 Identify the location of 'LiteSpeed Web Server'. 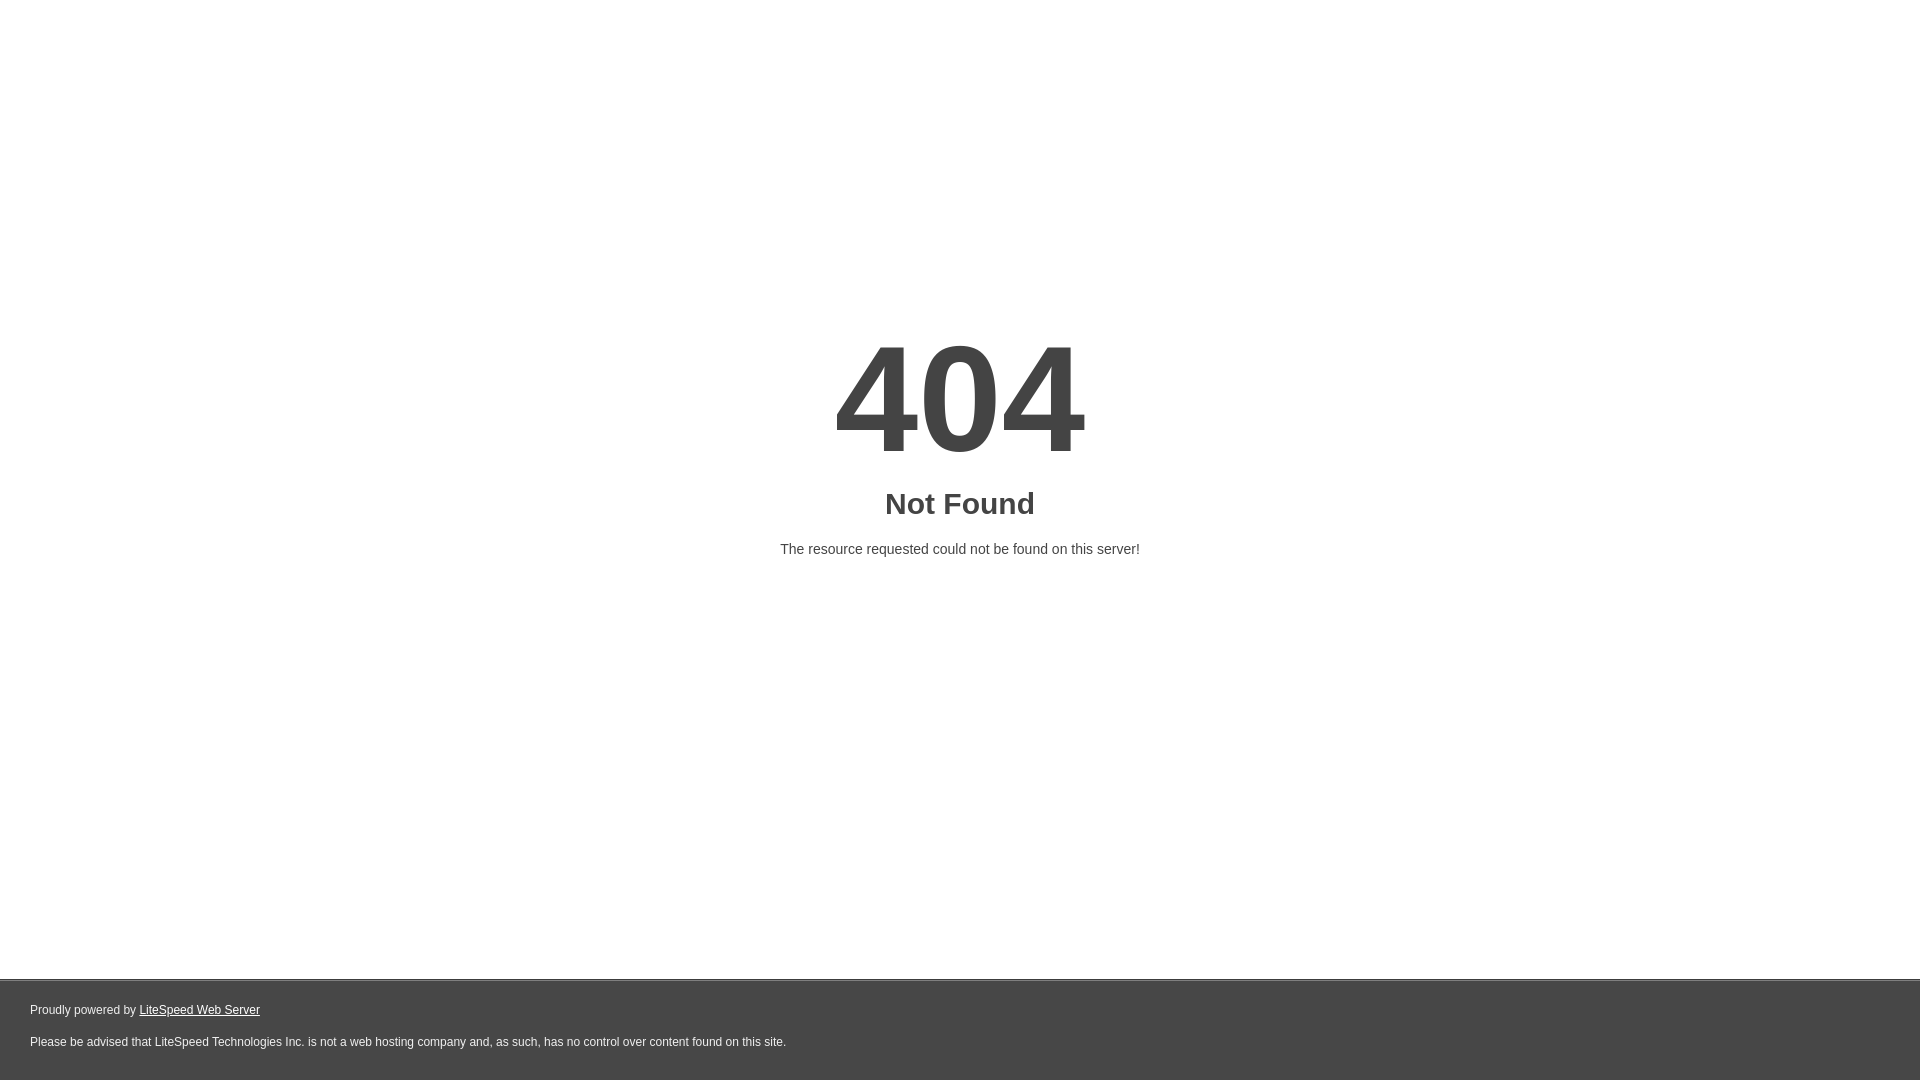
(199, 1010).